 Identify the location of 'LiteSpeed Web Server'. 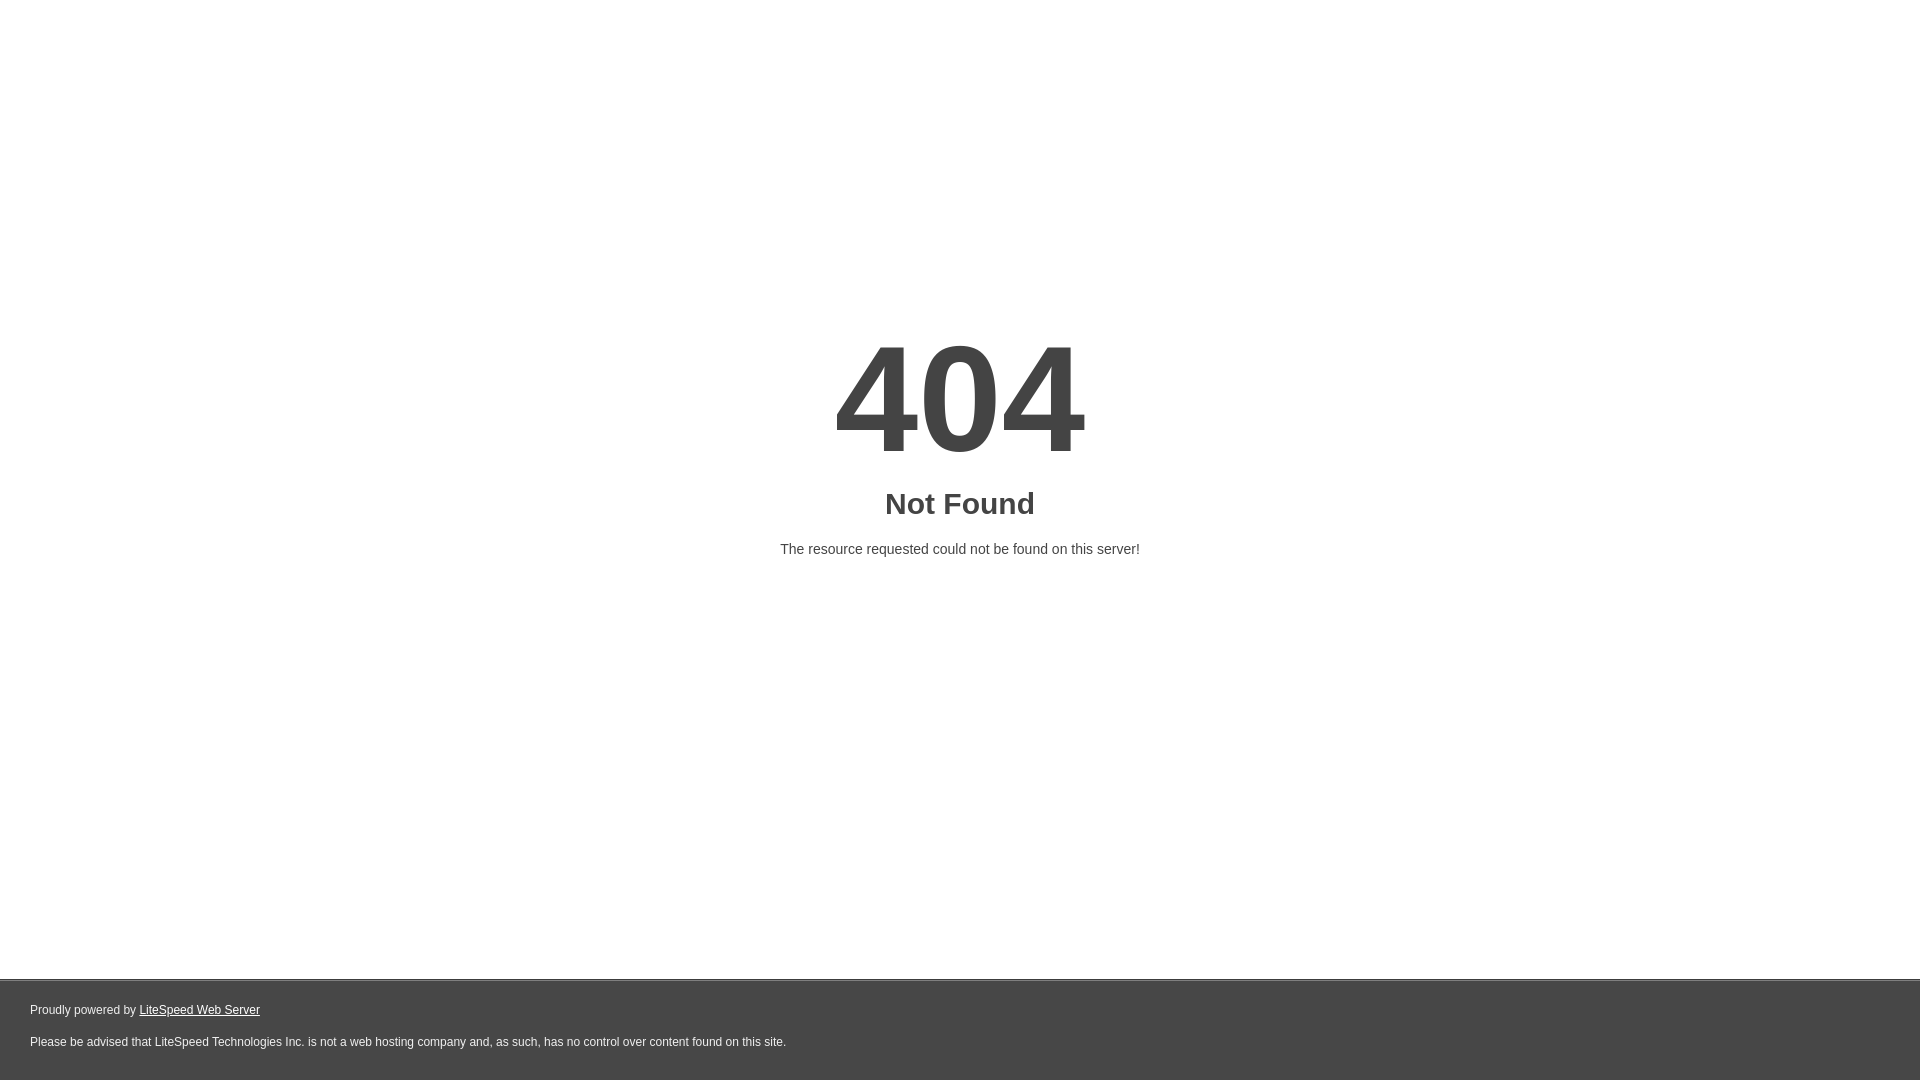
(199, 1010).